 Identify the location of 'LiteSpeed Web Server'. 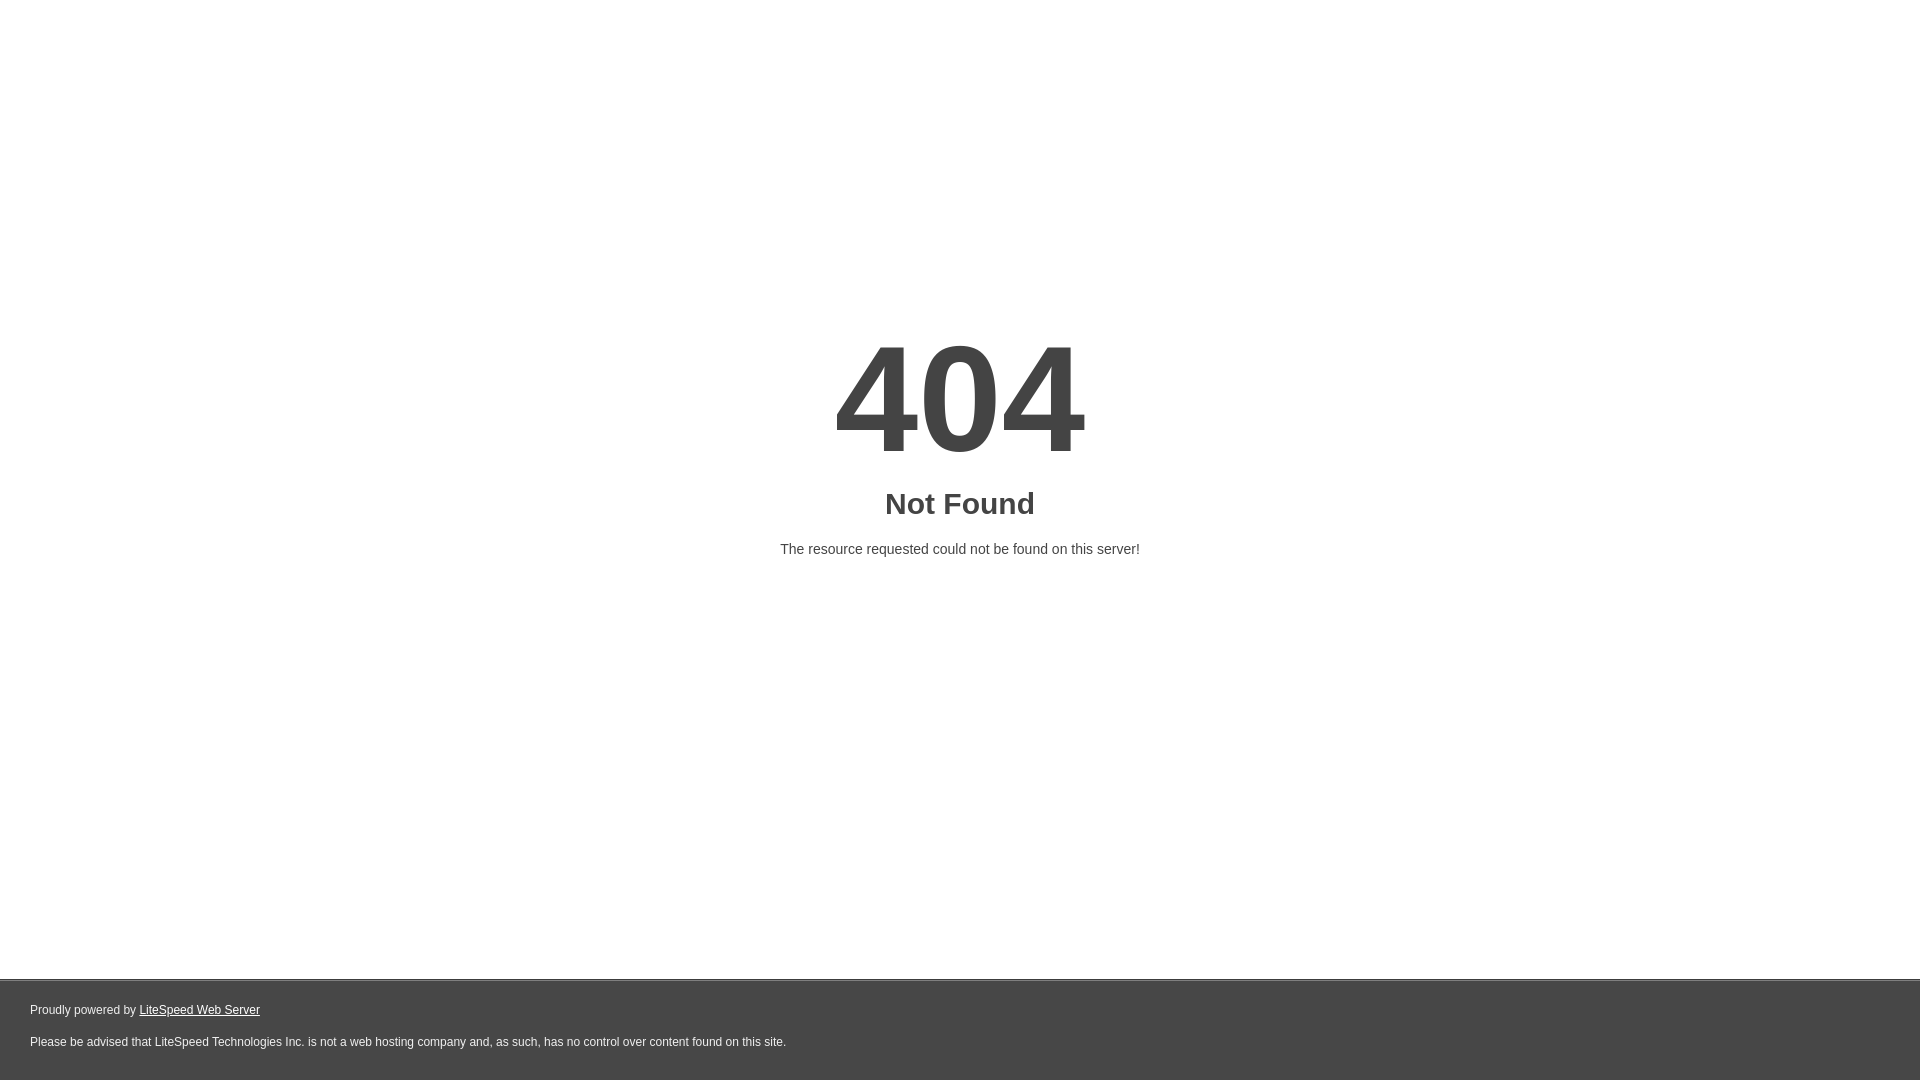
(199, 1010).